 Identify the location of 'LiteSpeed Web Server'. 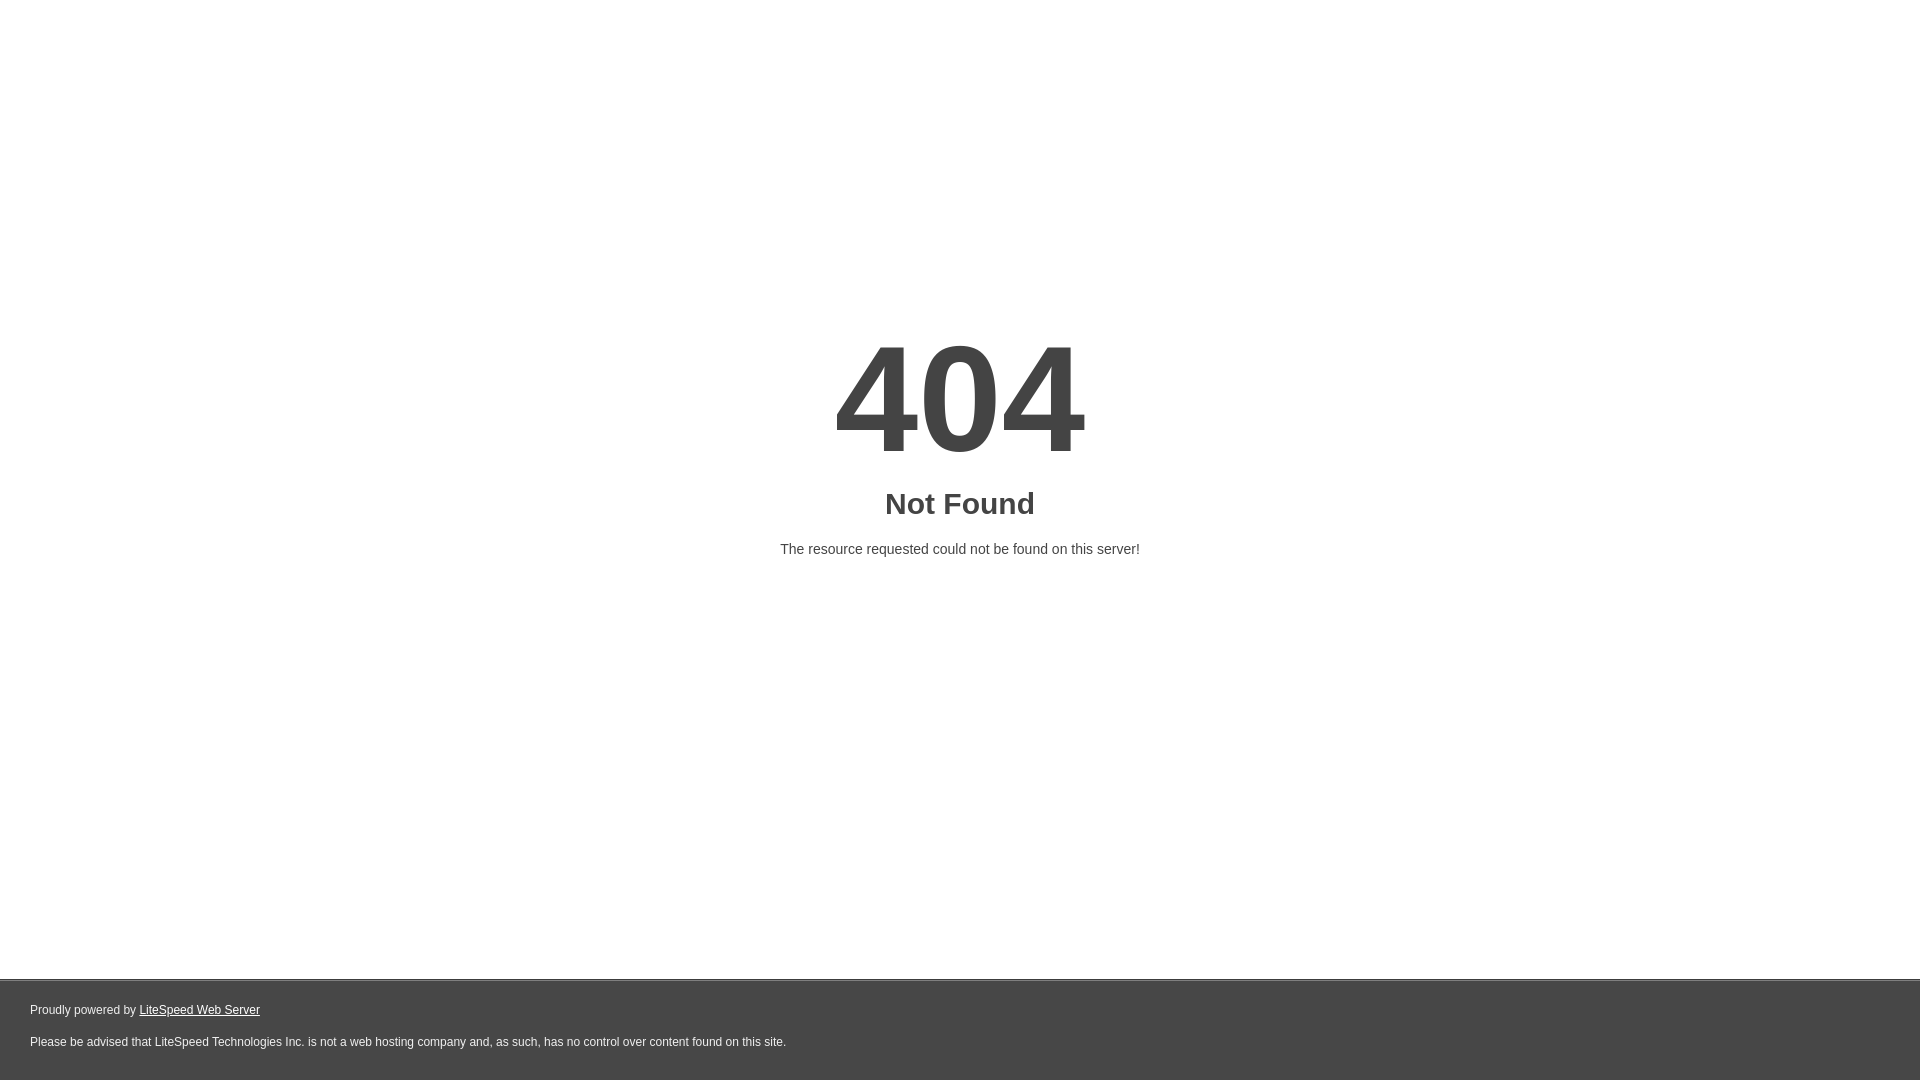
(199, 1010).